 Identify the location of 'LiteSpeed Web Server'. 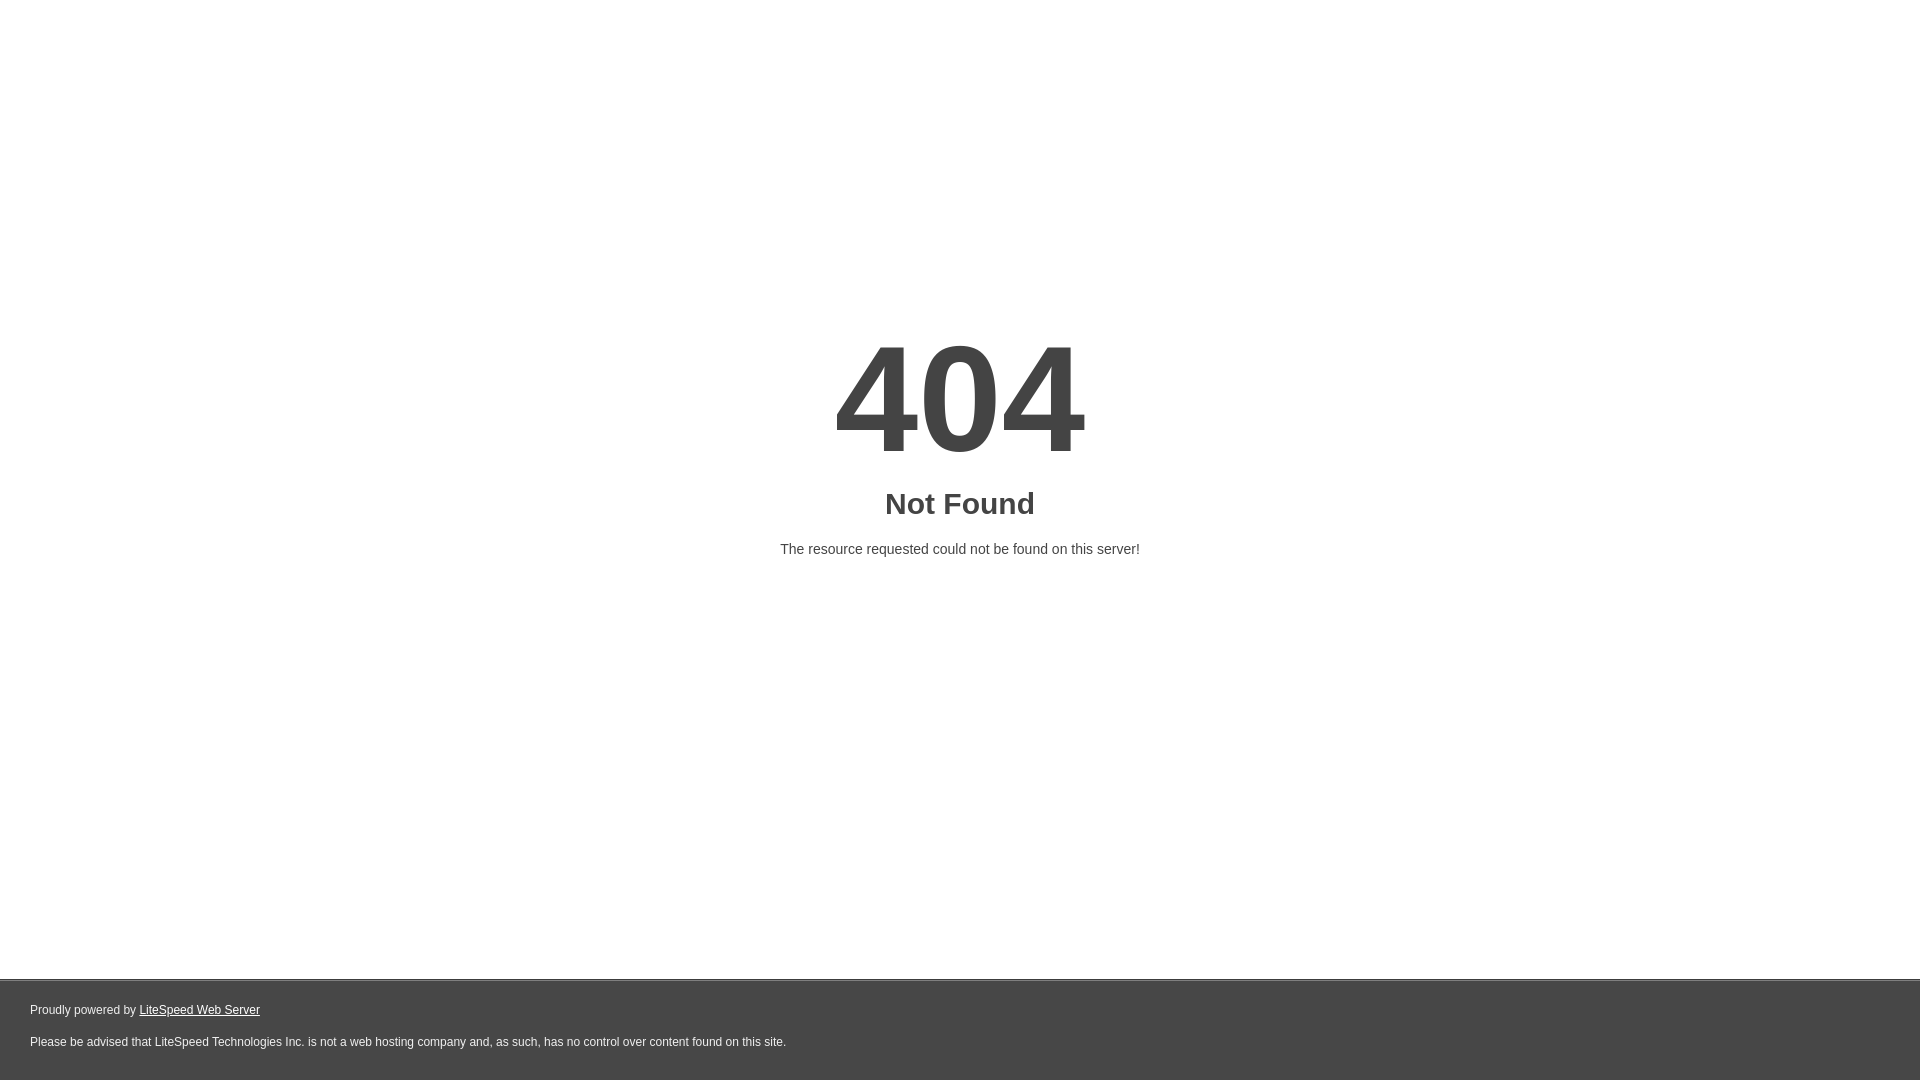
(199, 1010).